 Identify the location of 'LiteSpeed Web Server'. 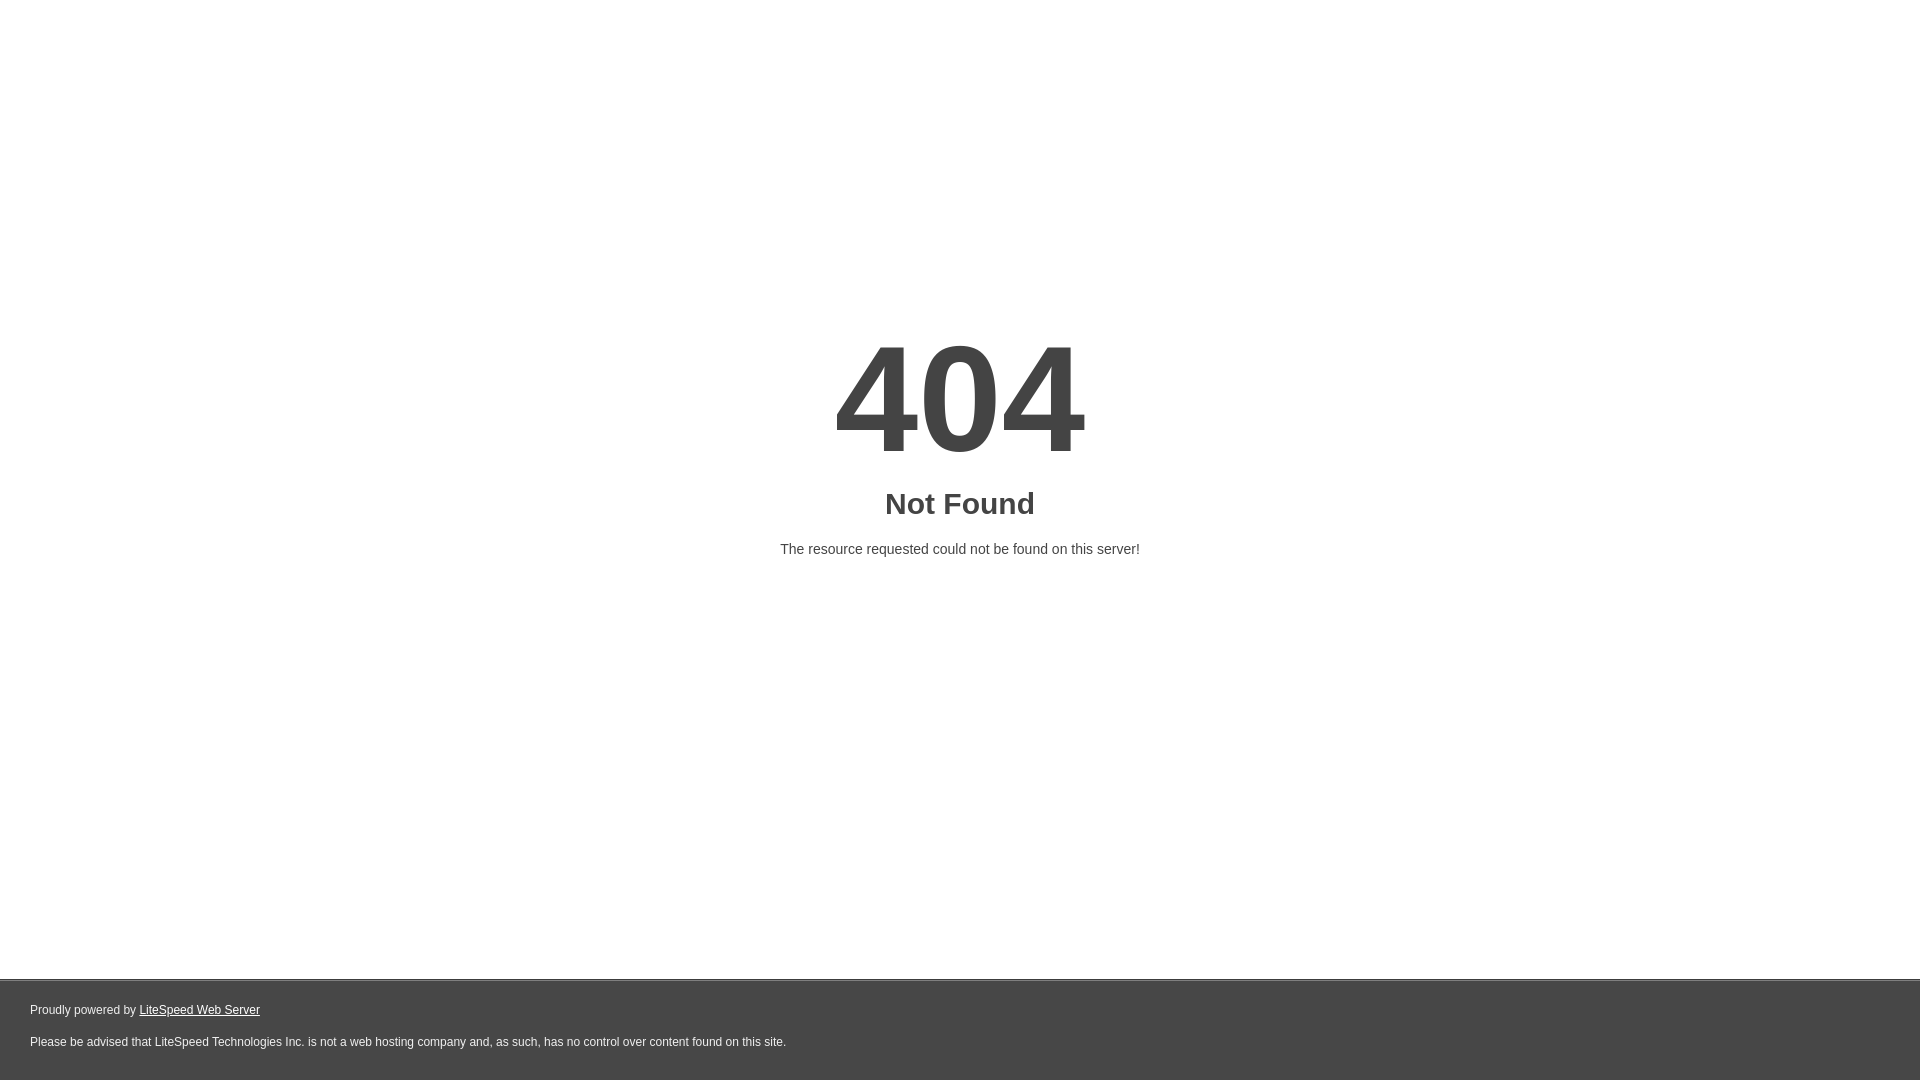
(199, 1010).